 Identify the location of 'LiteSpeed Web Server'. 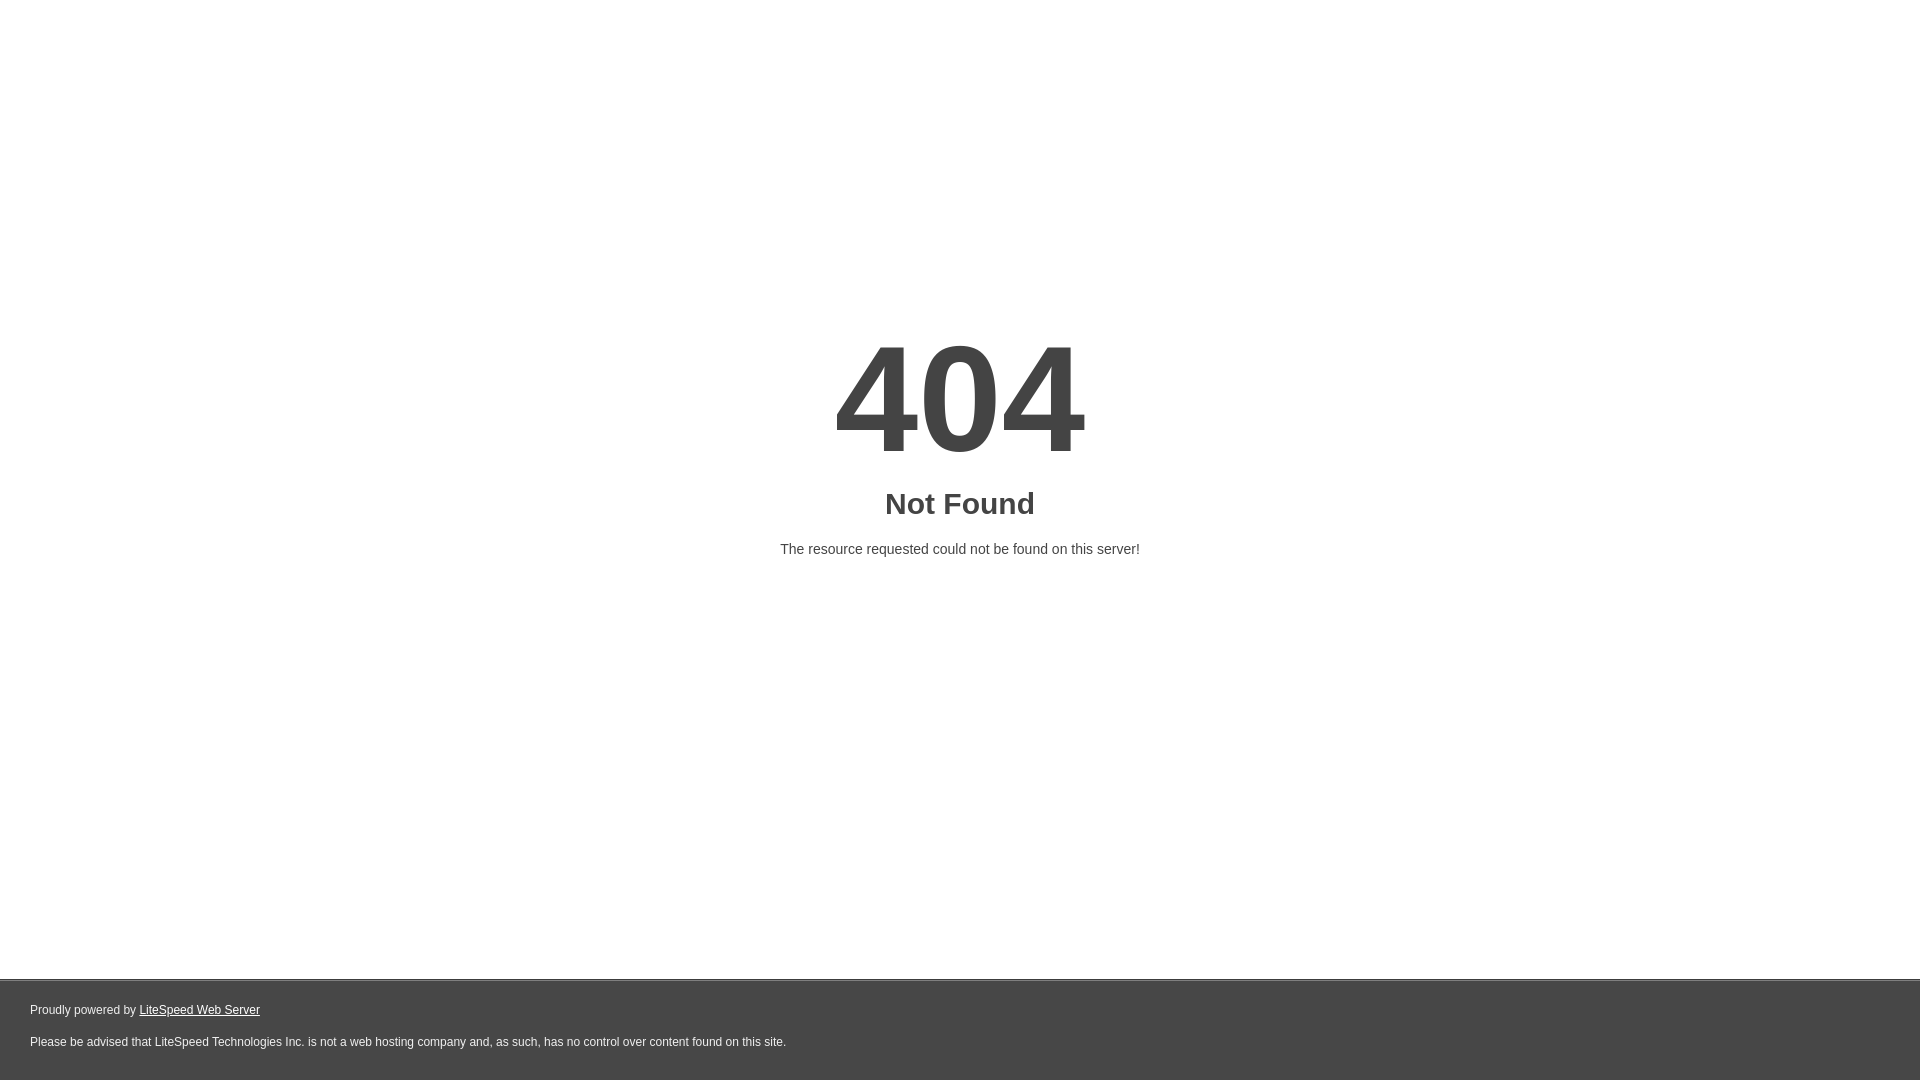
(199, 1010).